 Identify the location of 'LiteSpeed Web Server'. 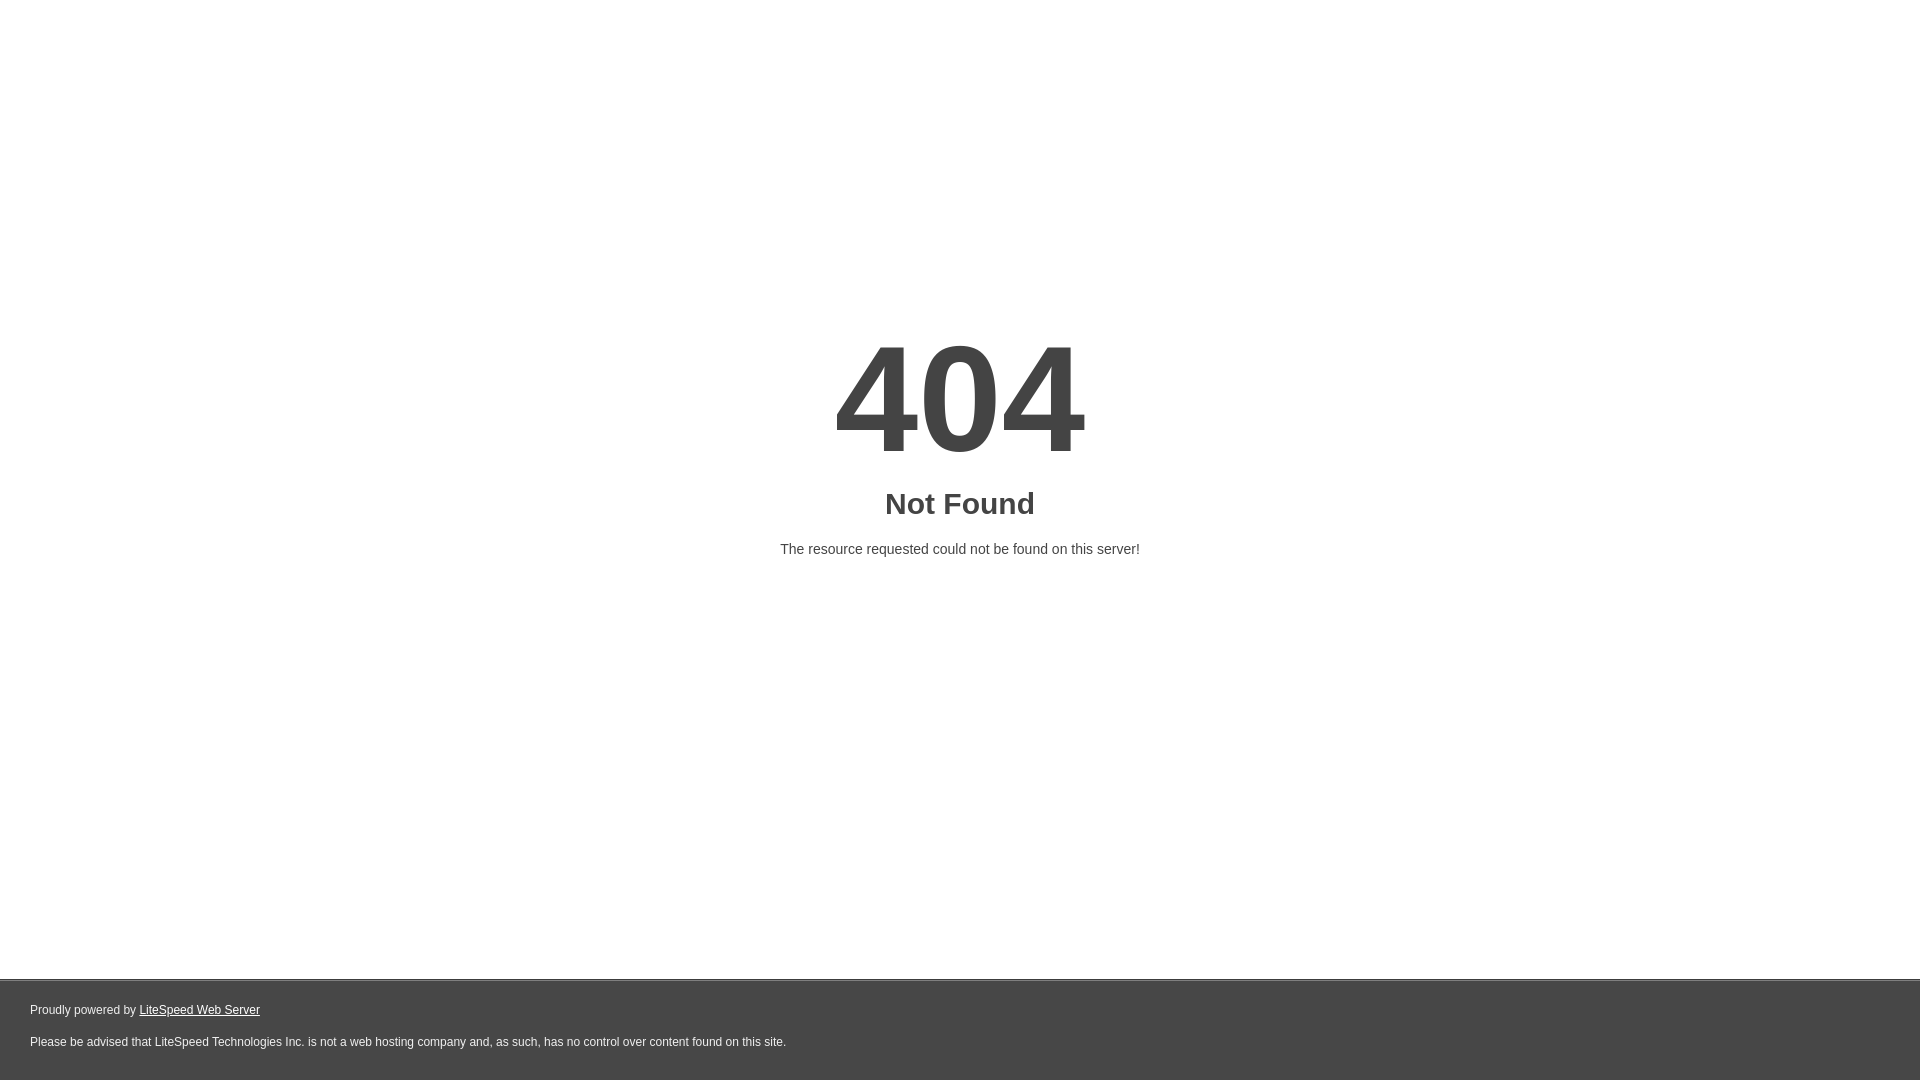
(199, 1010).